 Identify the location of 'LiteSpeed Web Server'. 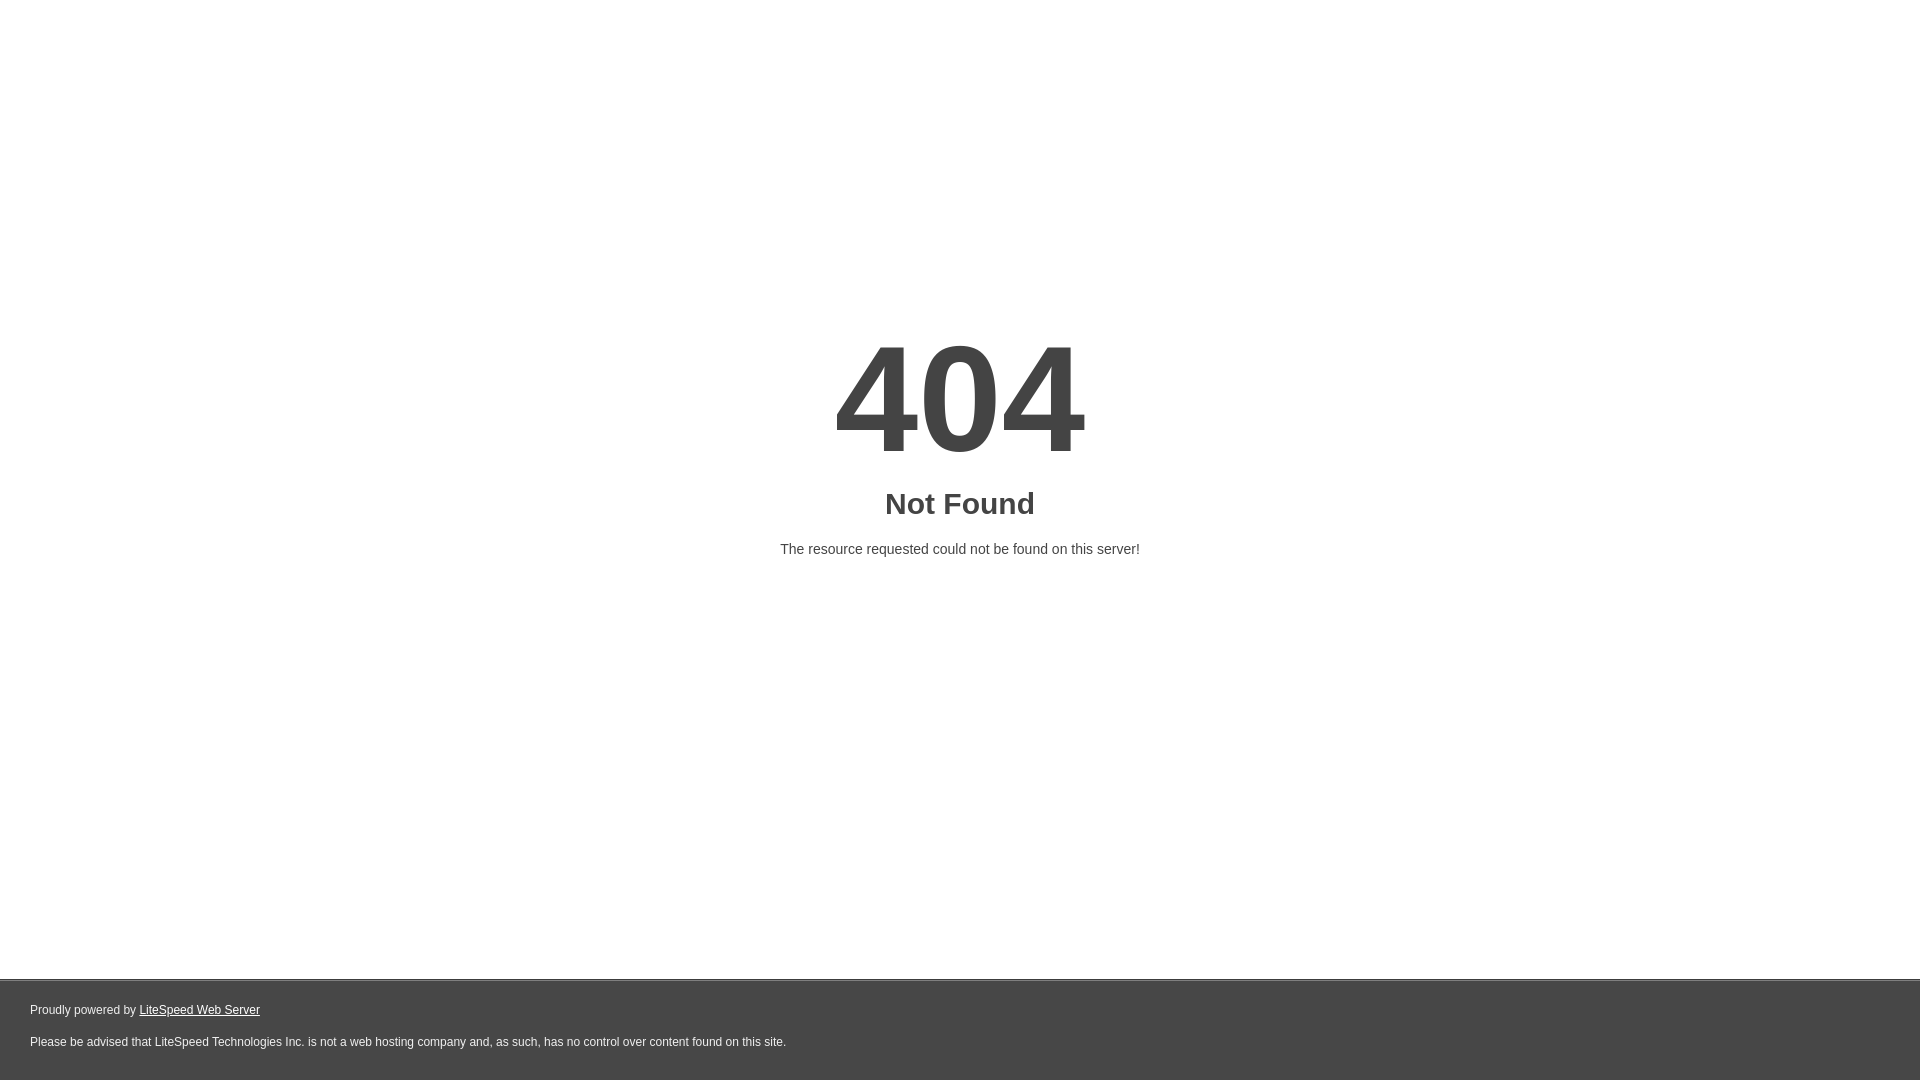
(199, 1010).